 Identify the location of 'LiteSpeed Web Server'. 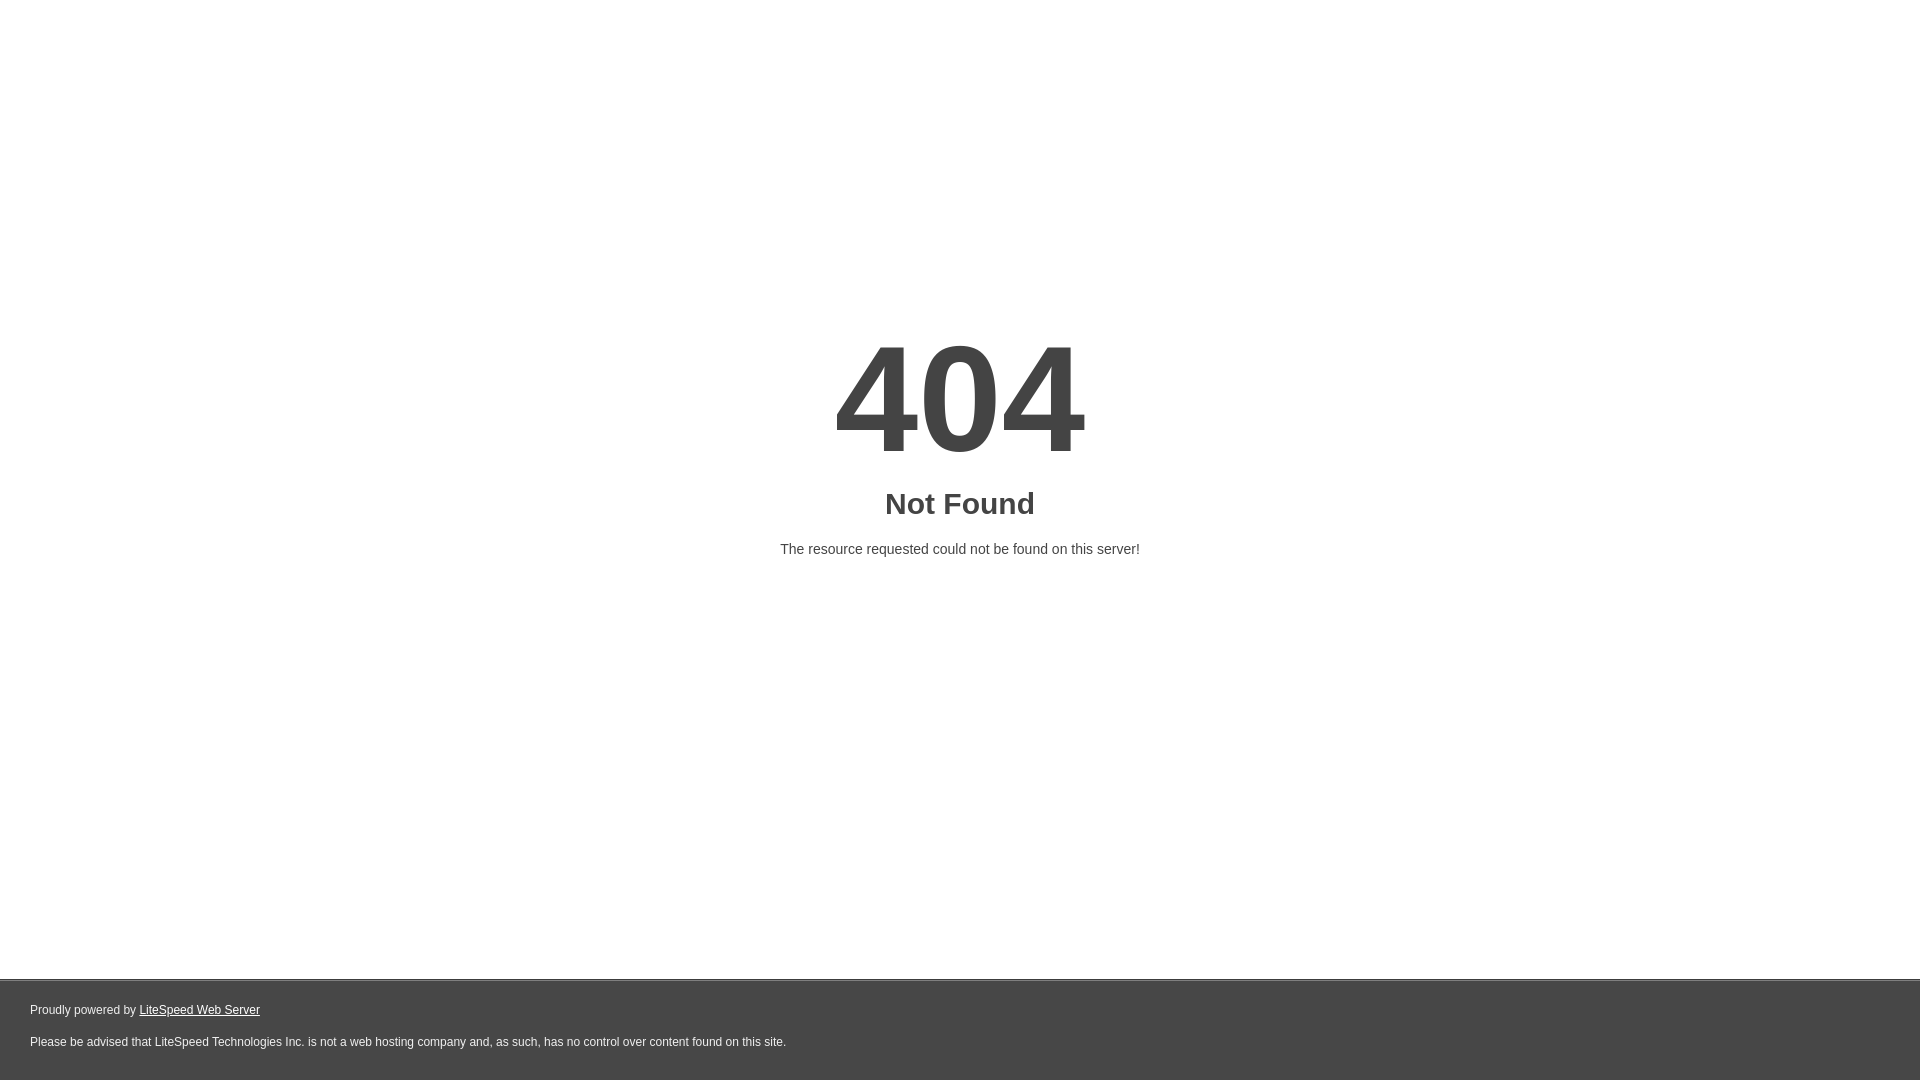
(199, 1010).